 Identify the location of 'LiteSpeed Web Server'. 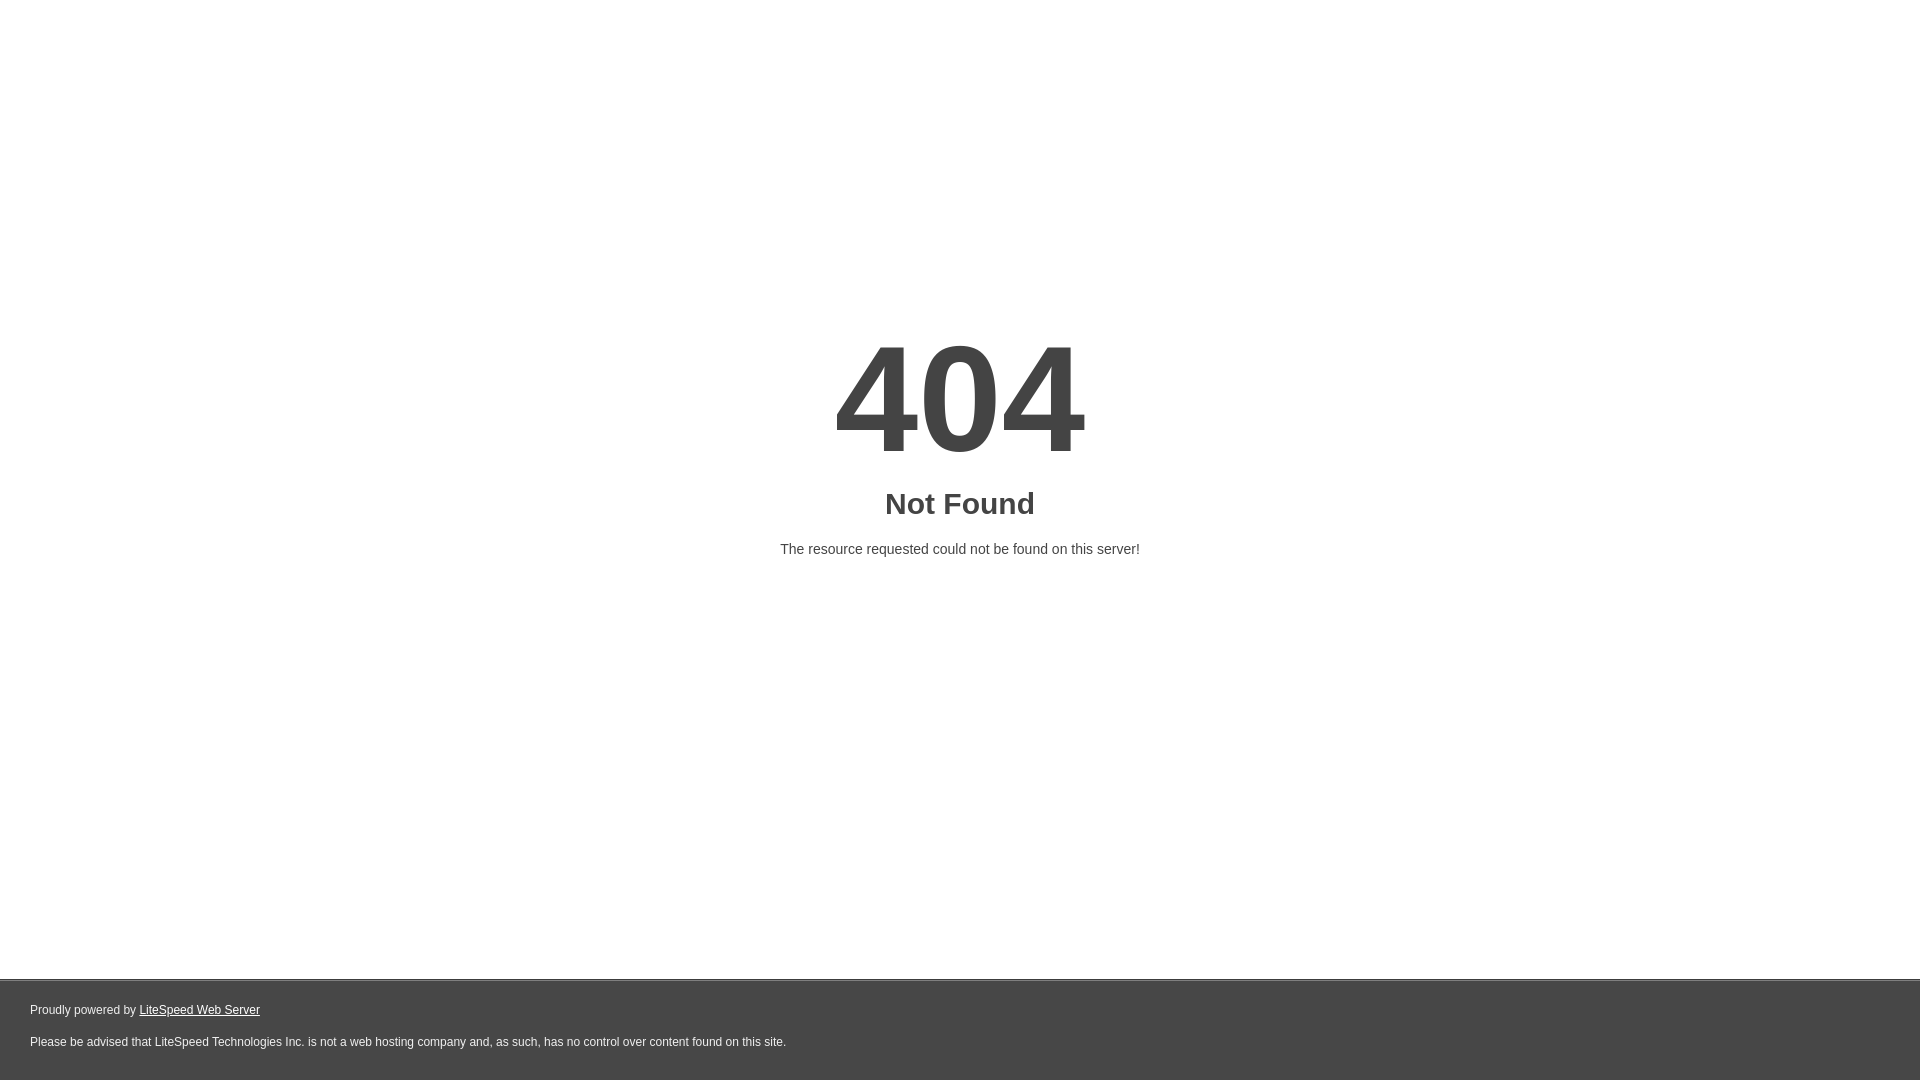
(199, 1010).